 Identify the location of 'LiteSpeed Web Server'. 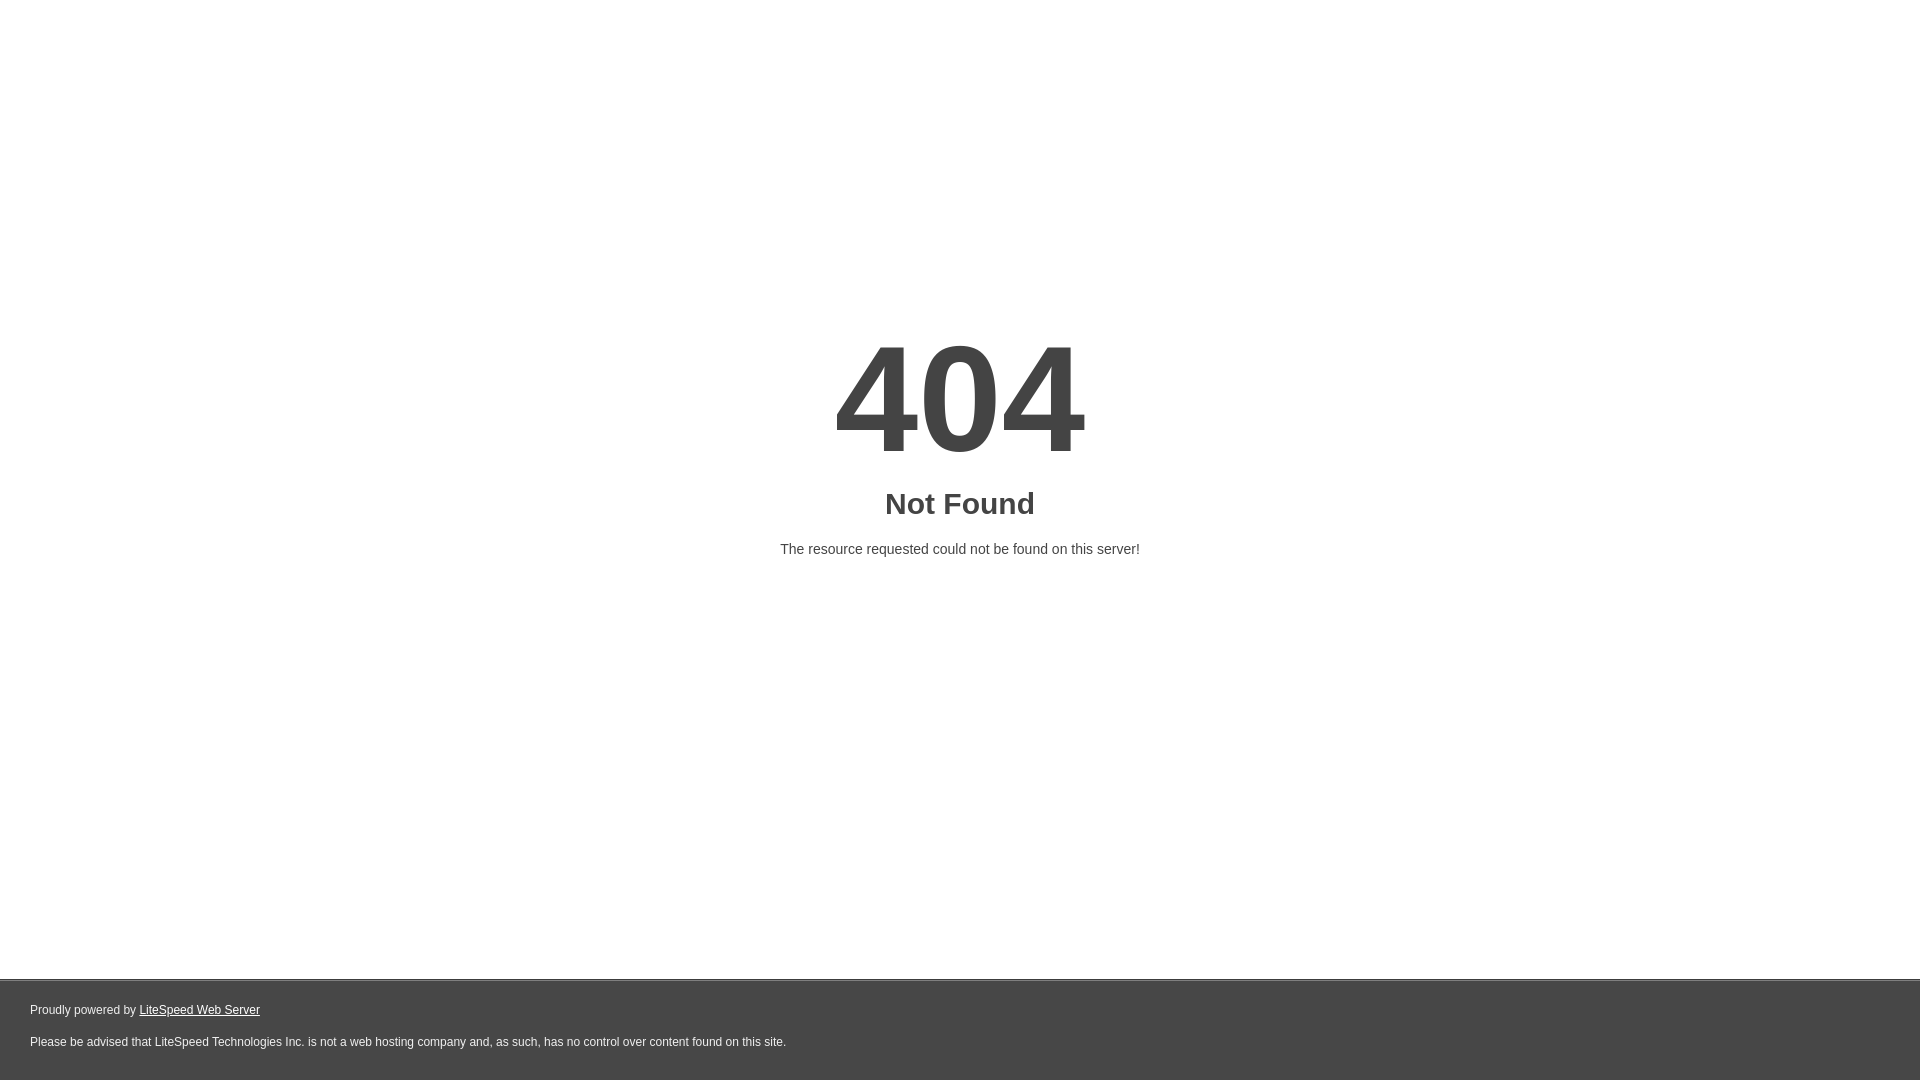
(199, 1010).